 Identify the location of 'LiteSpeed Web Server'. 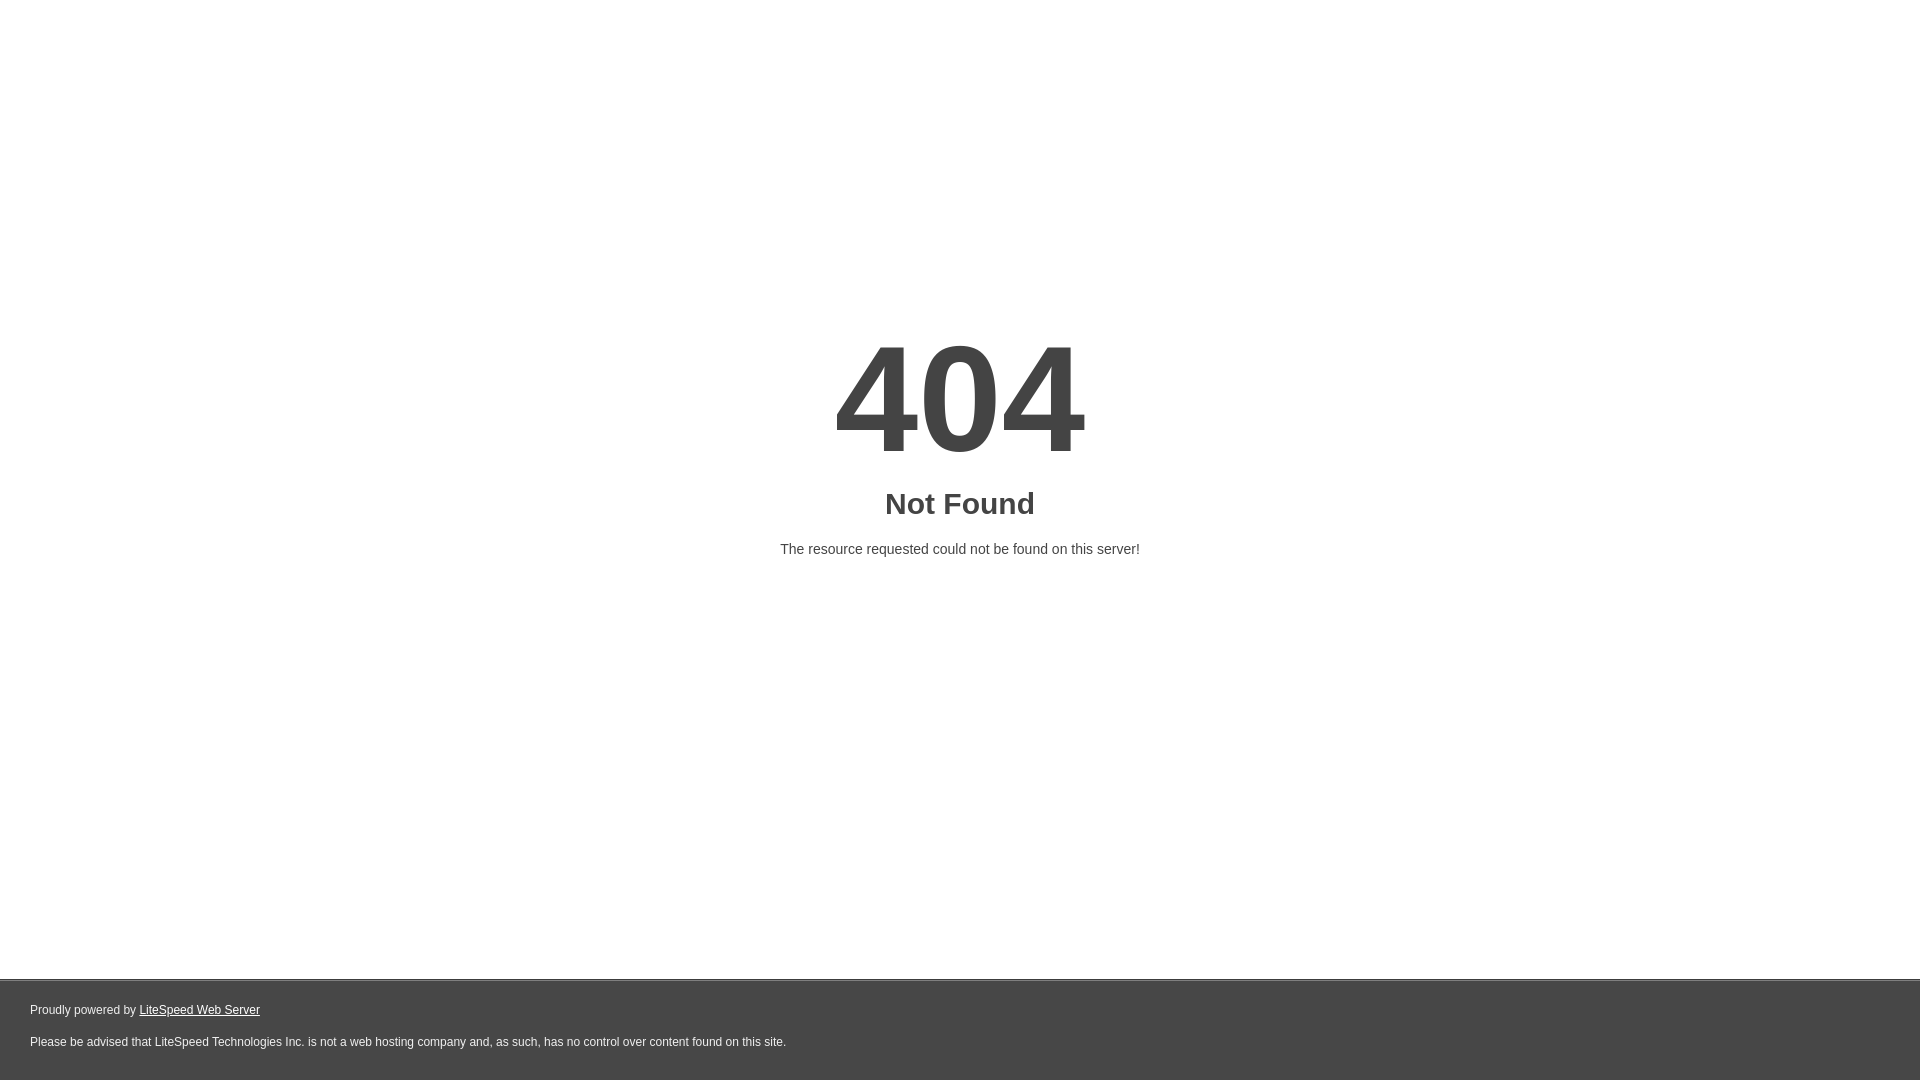
(199, 1010).